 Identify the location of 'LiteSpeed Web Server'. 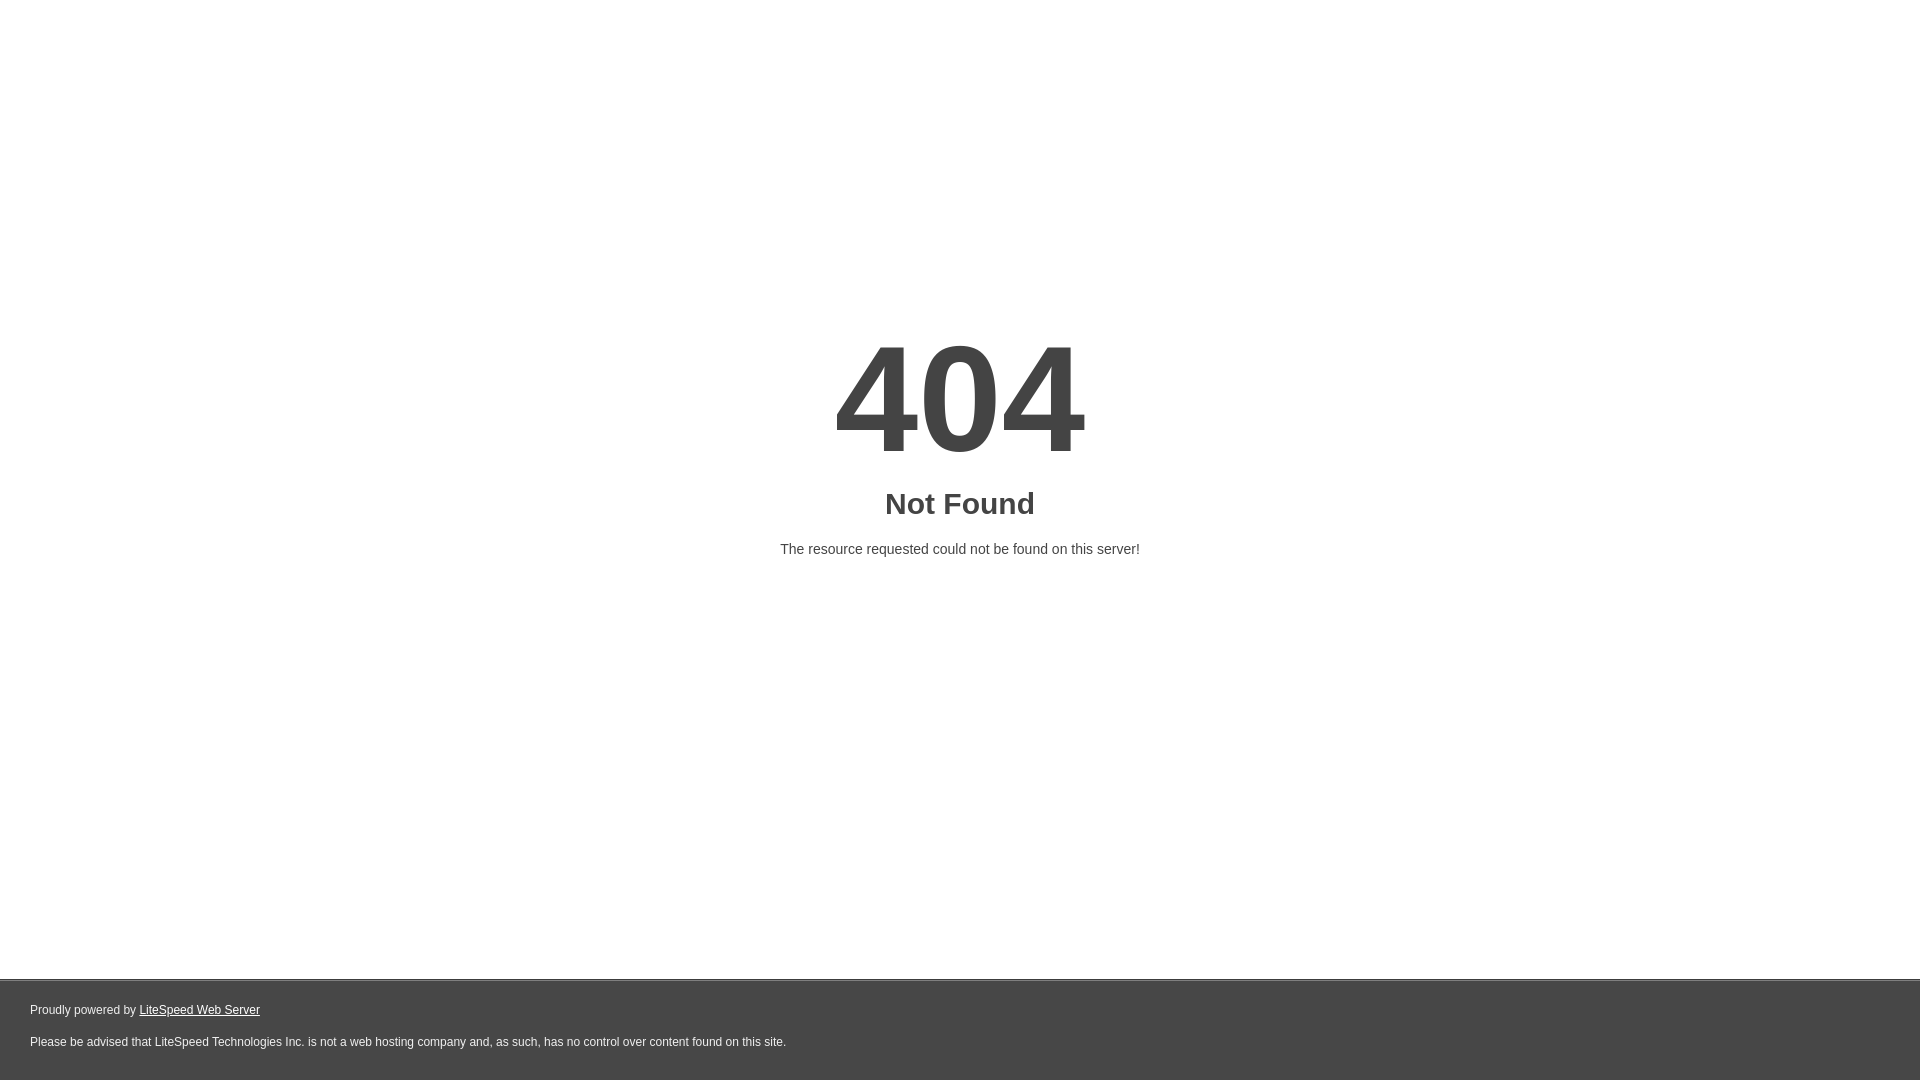
(199, 1010).